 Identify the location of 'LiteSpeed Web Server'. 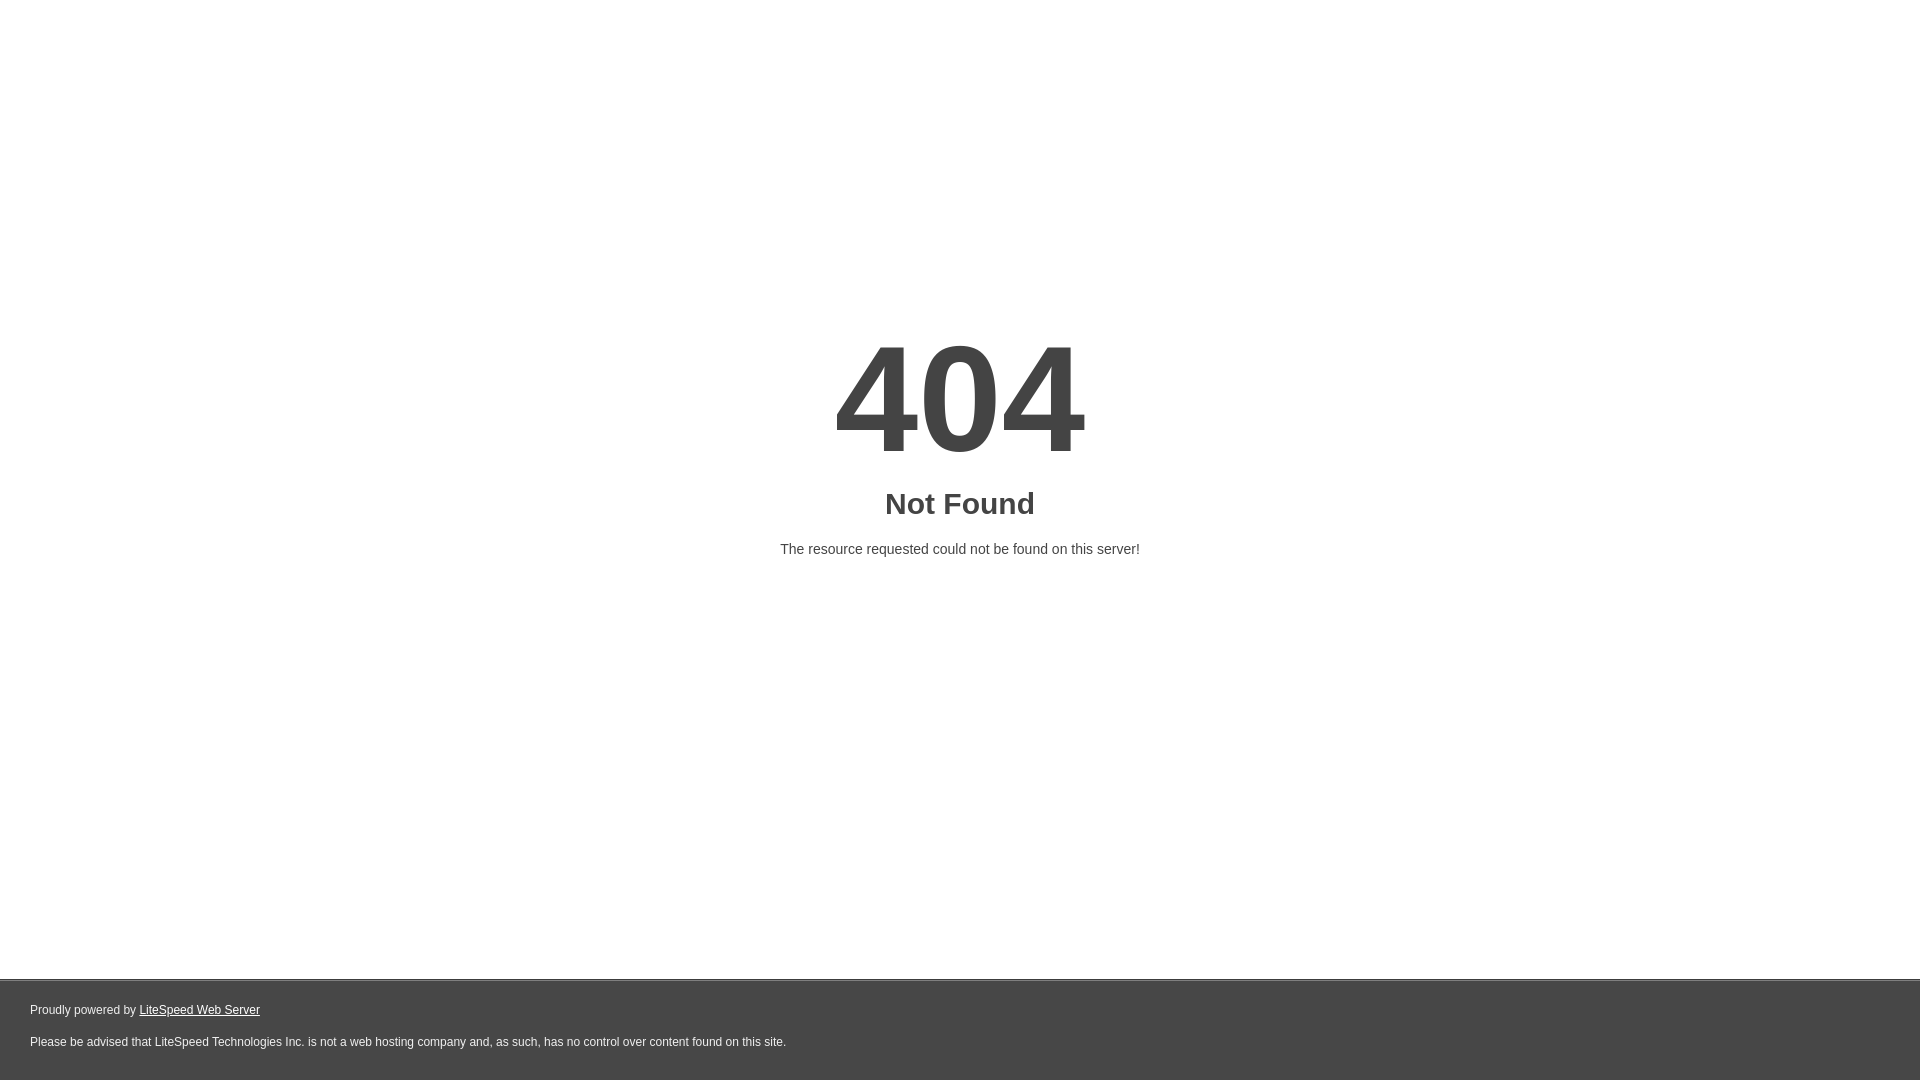
(199, 1010).